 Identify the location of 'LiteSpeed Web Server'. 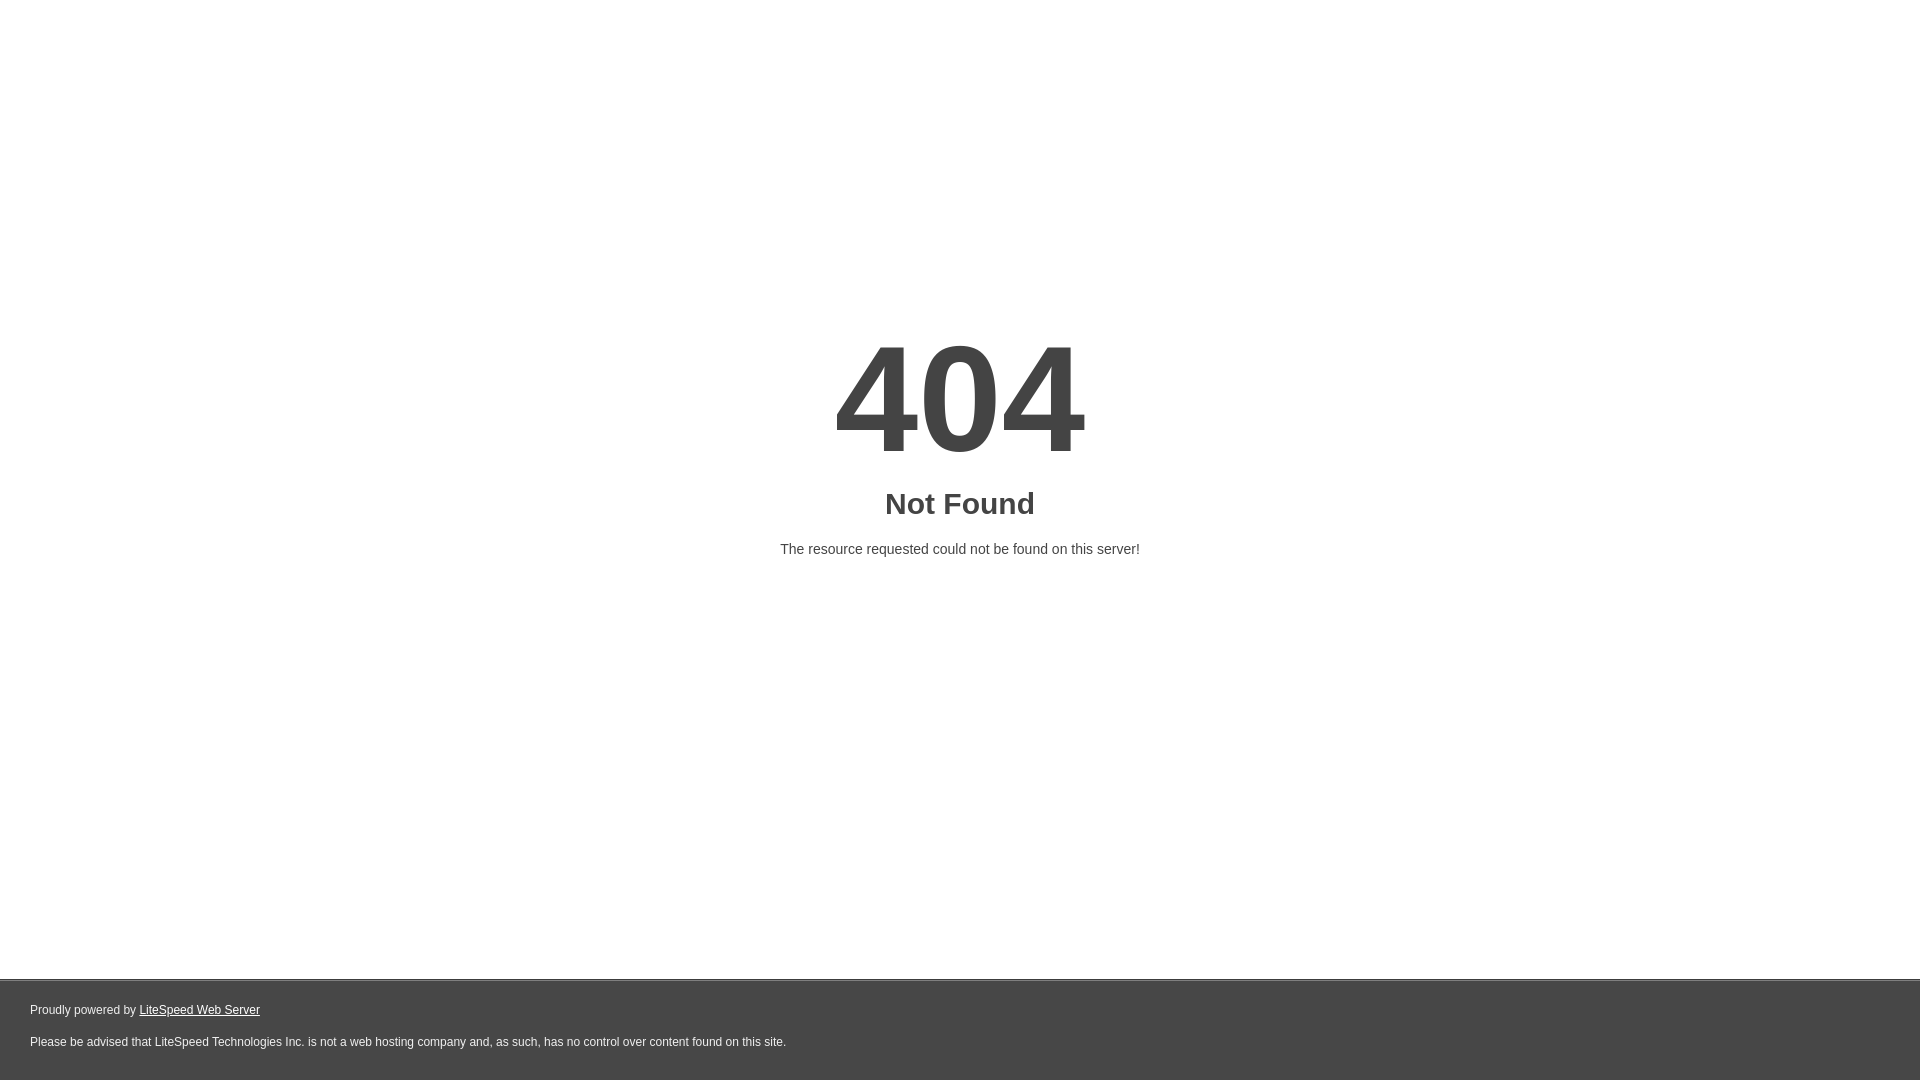
(199, 1010).